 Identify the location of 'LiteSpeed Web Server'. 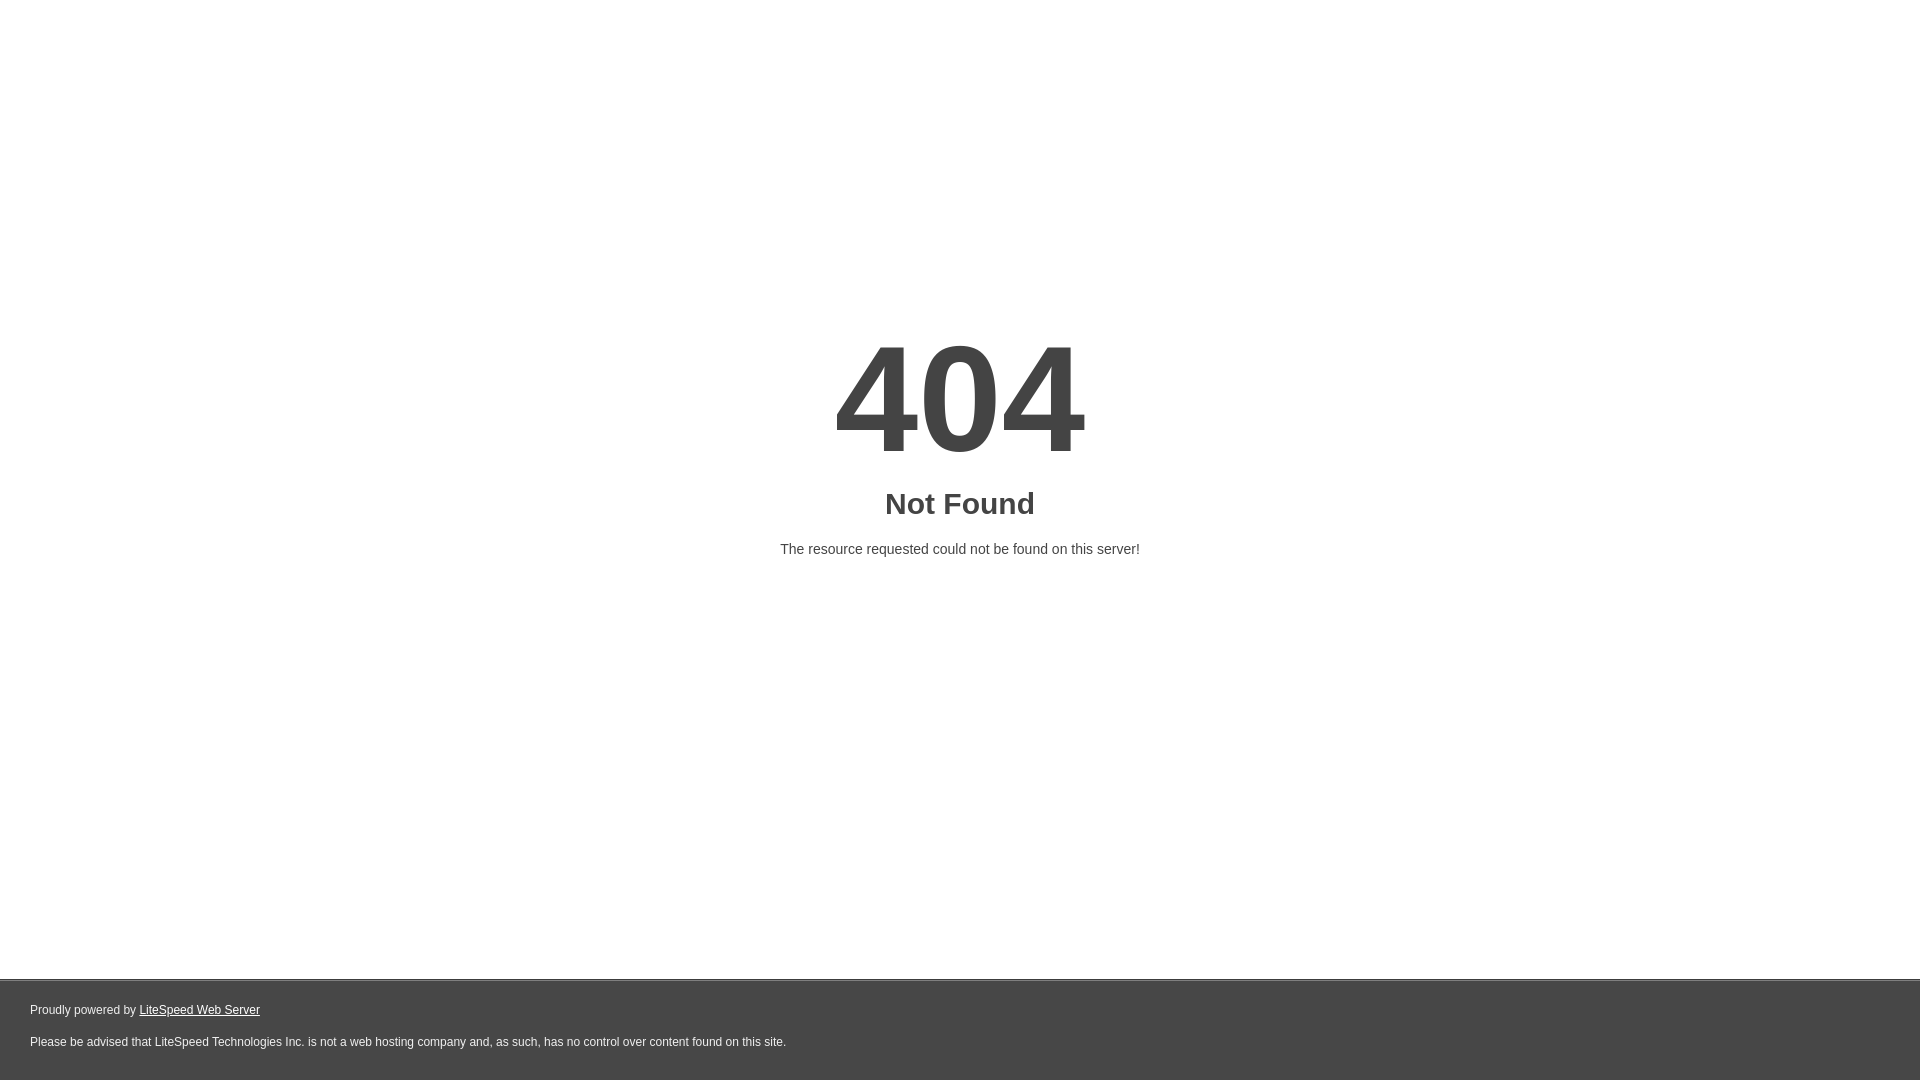
(199, 1010).